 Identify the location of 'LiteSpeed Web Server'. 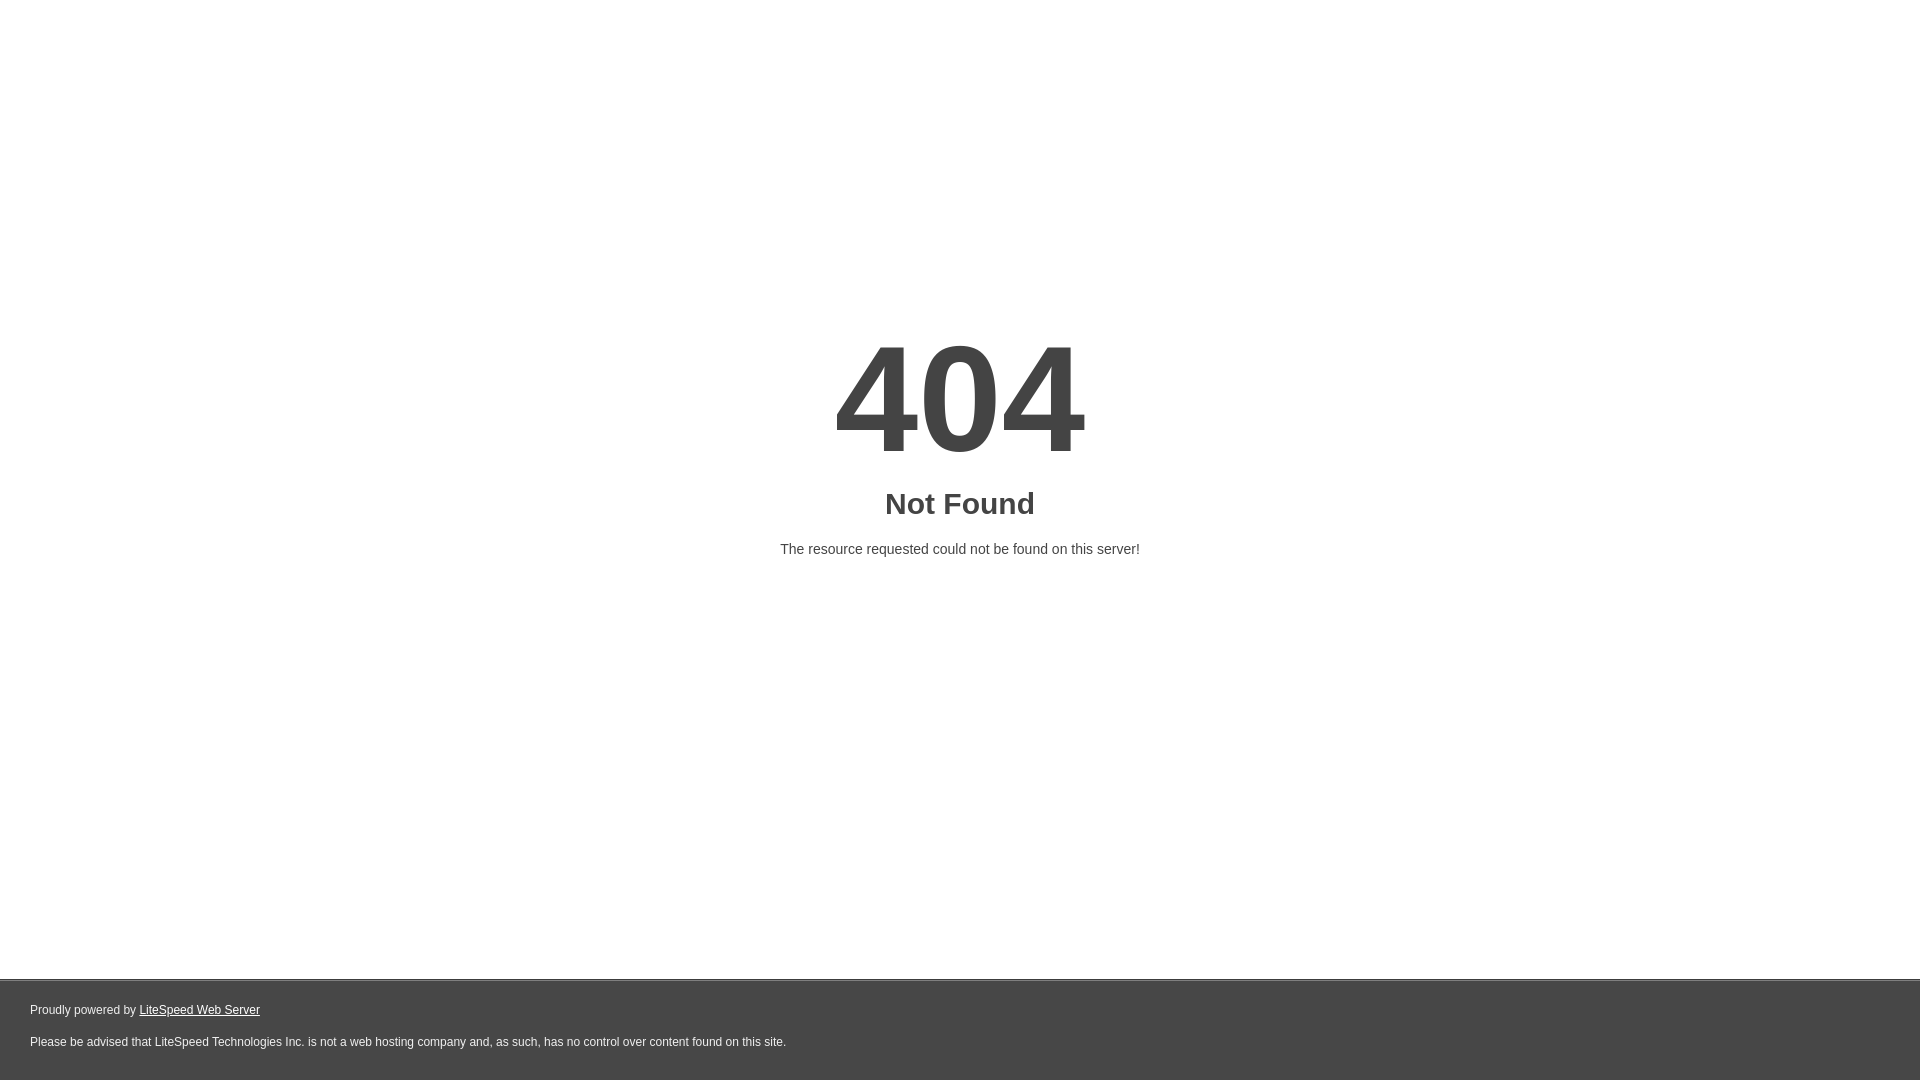
(199, 1010).